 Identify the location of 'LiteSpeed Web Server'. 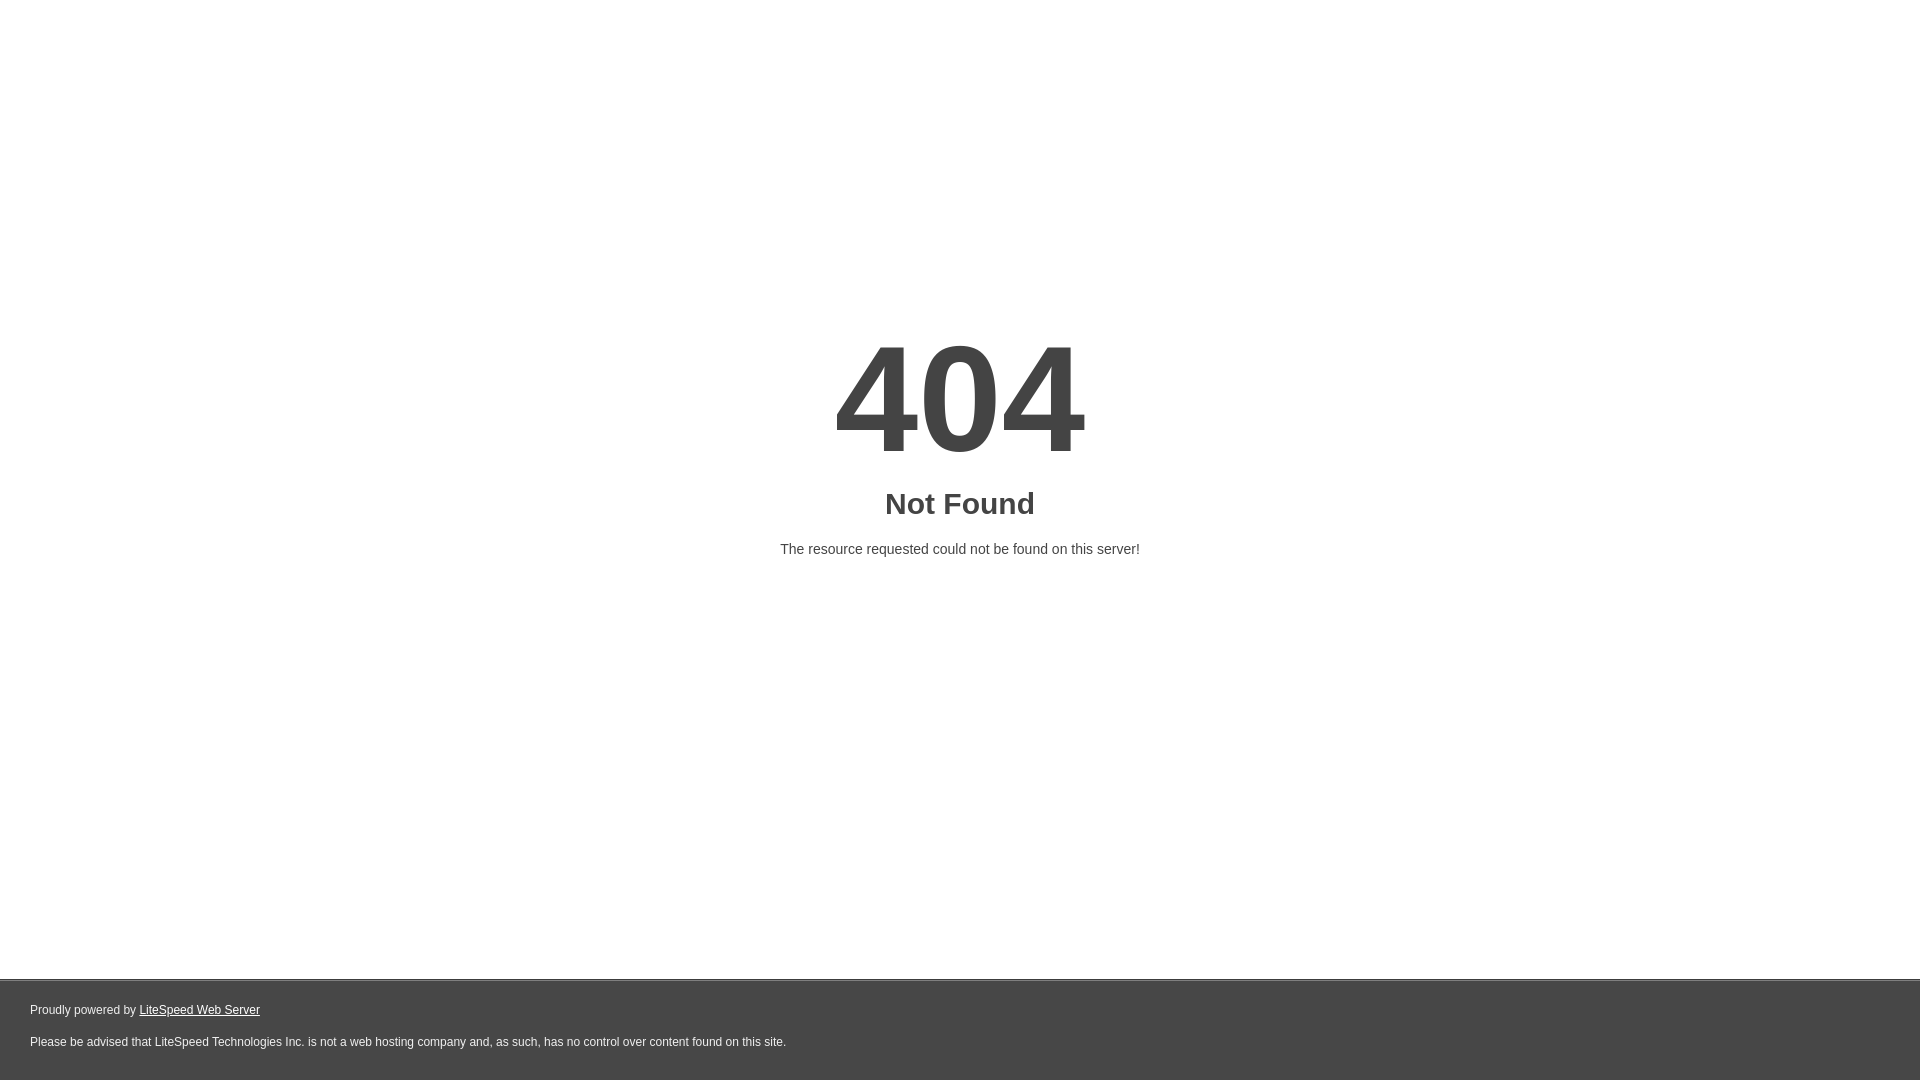
(199, 1010).